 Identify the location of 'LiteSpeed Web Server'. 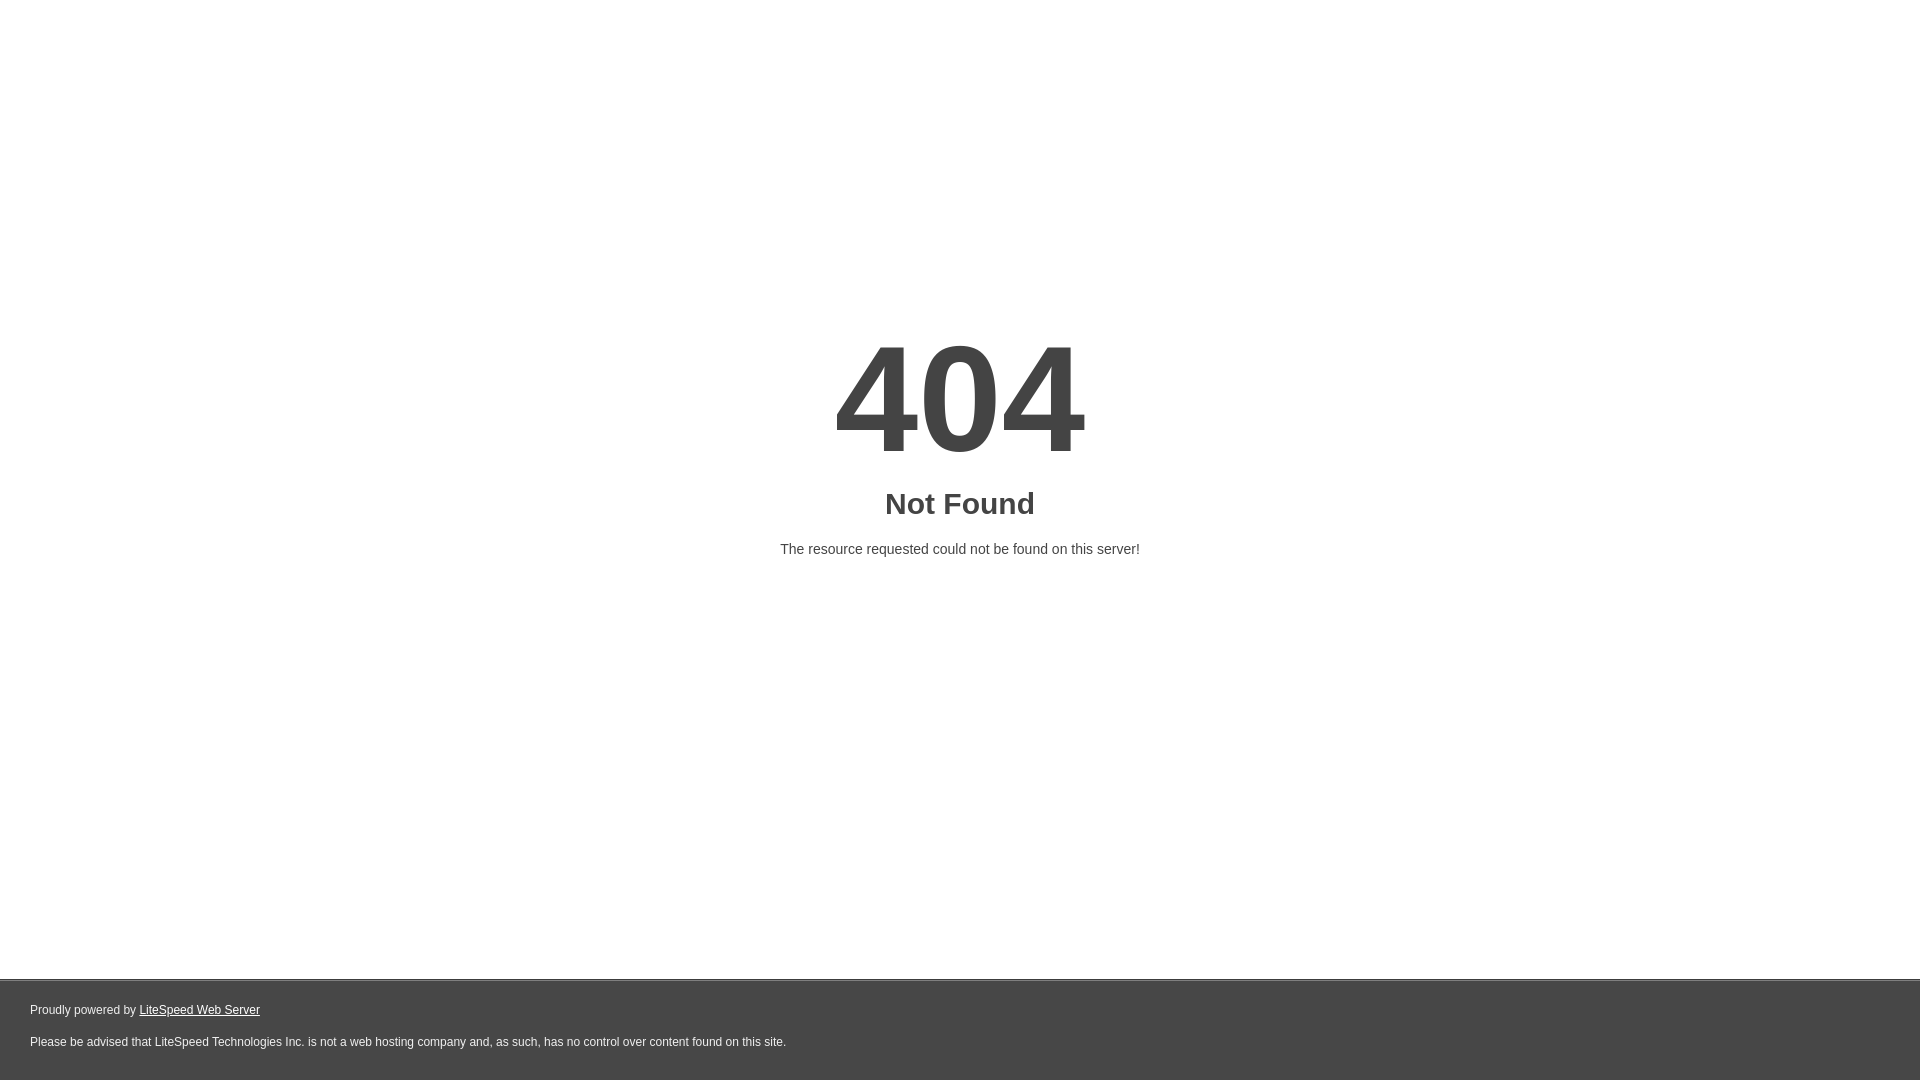
(199, 1010).